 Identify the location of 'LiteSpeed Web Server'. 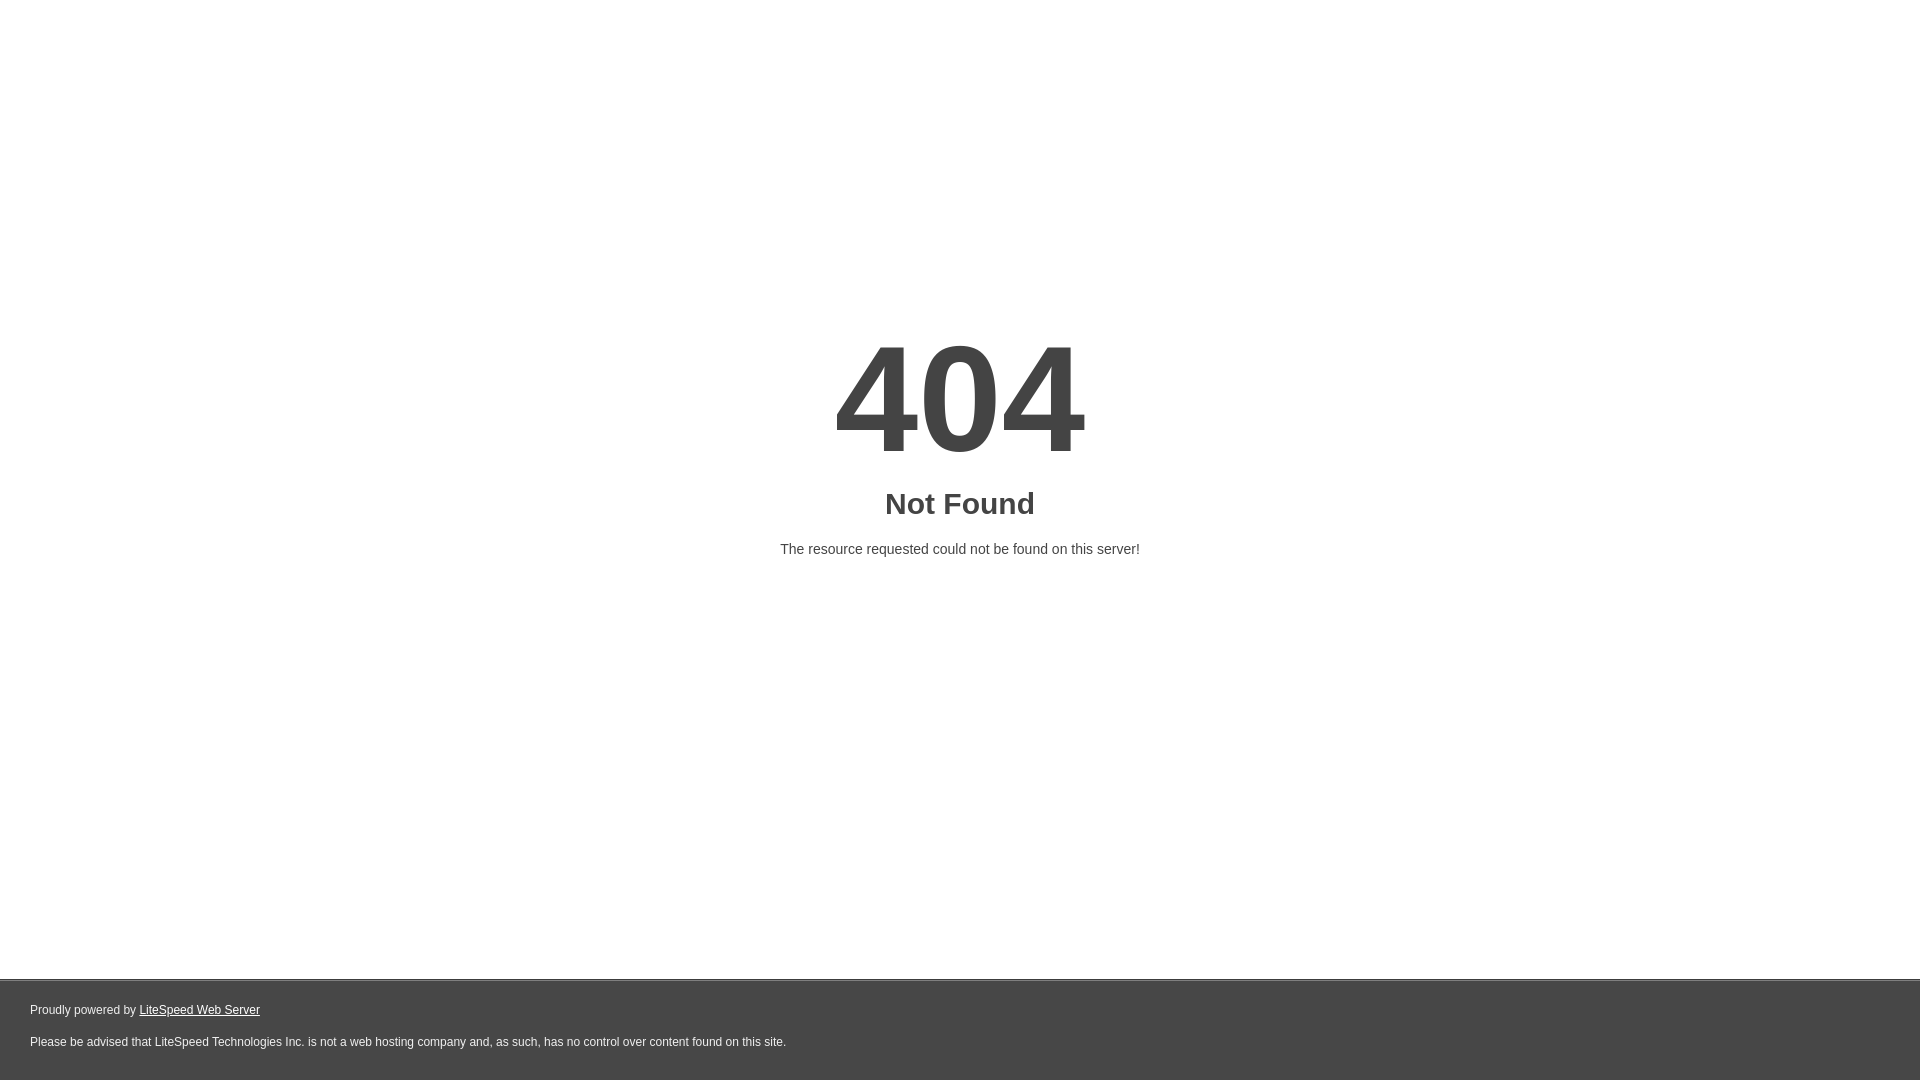
(199, 1010).